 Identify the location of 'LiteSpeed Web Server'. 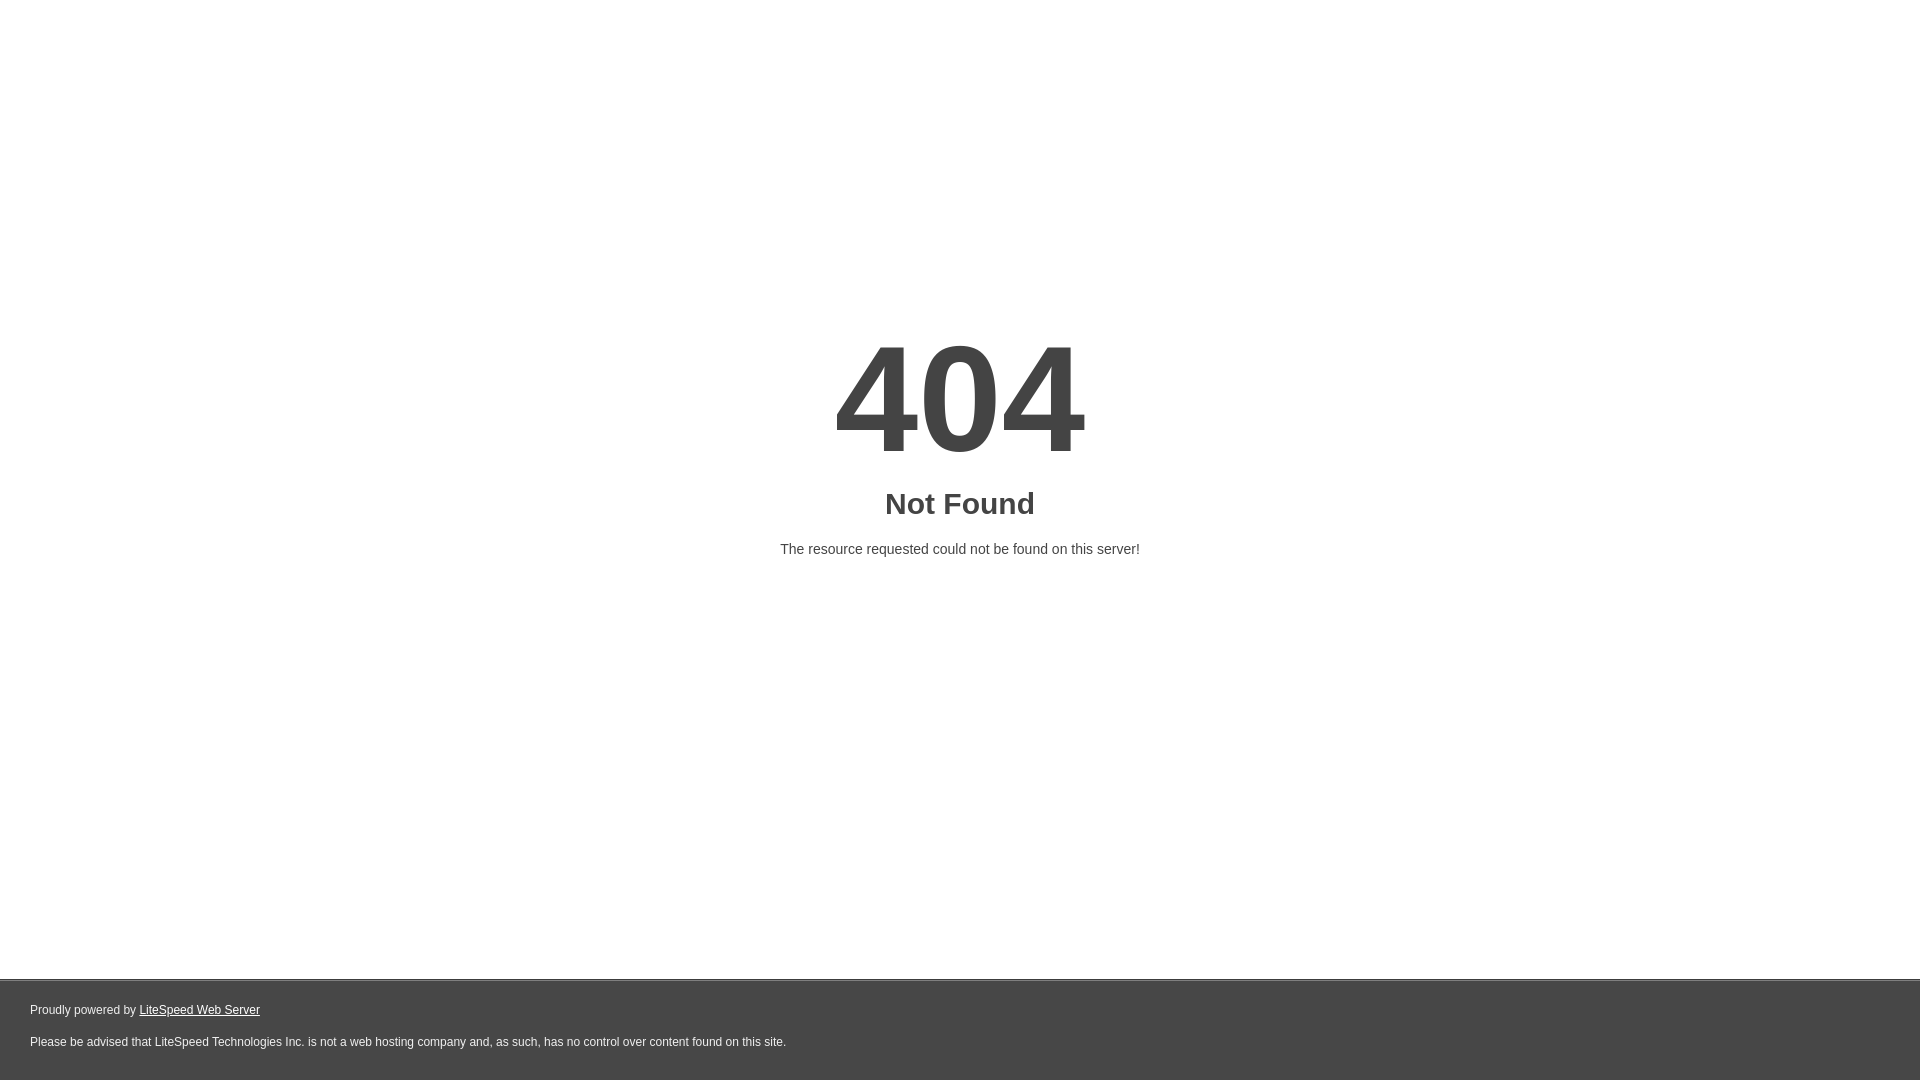
(199, 1010).